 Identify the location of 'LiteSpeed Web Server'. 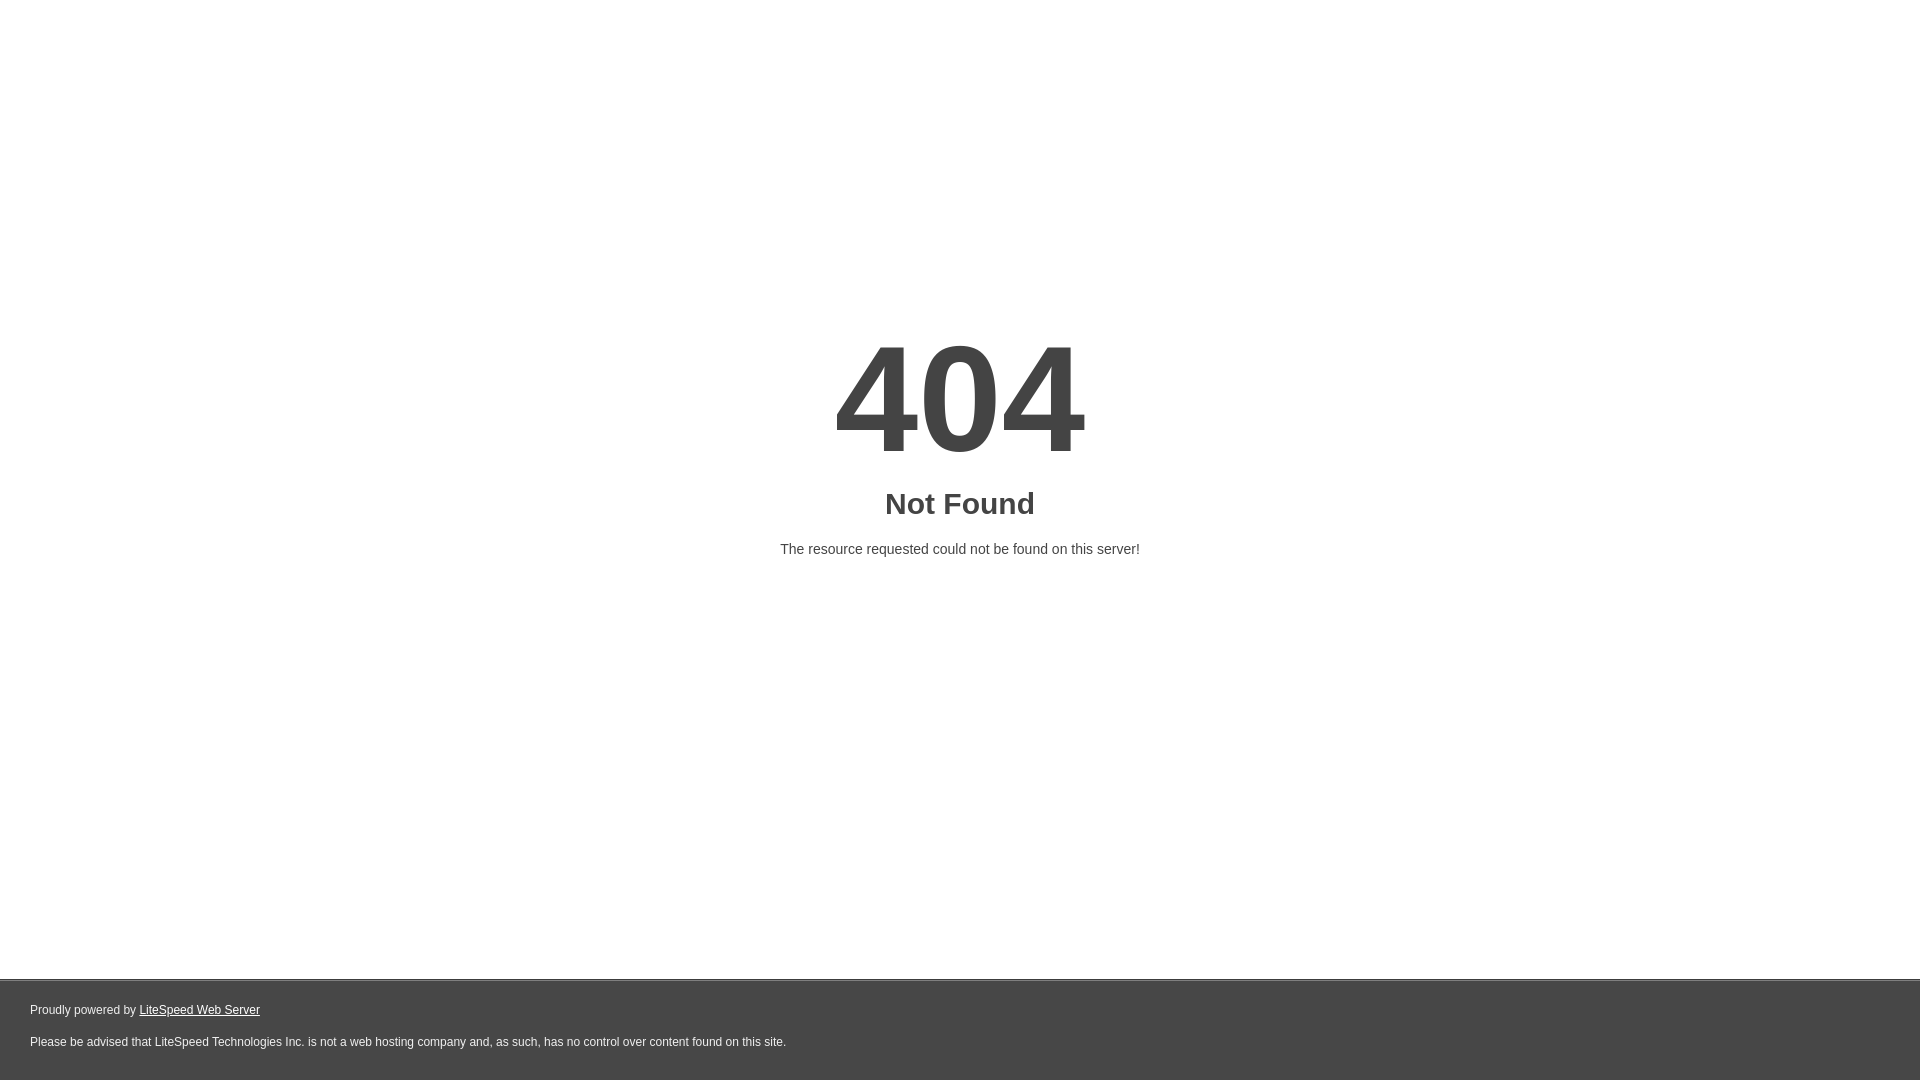
(199, 1010).